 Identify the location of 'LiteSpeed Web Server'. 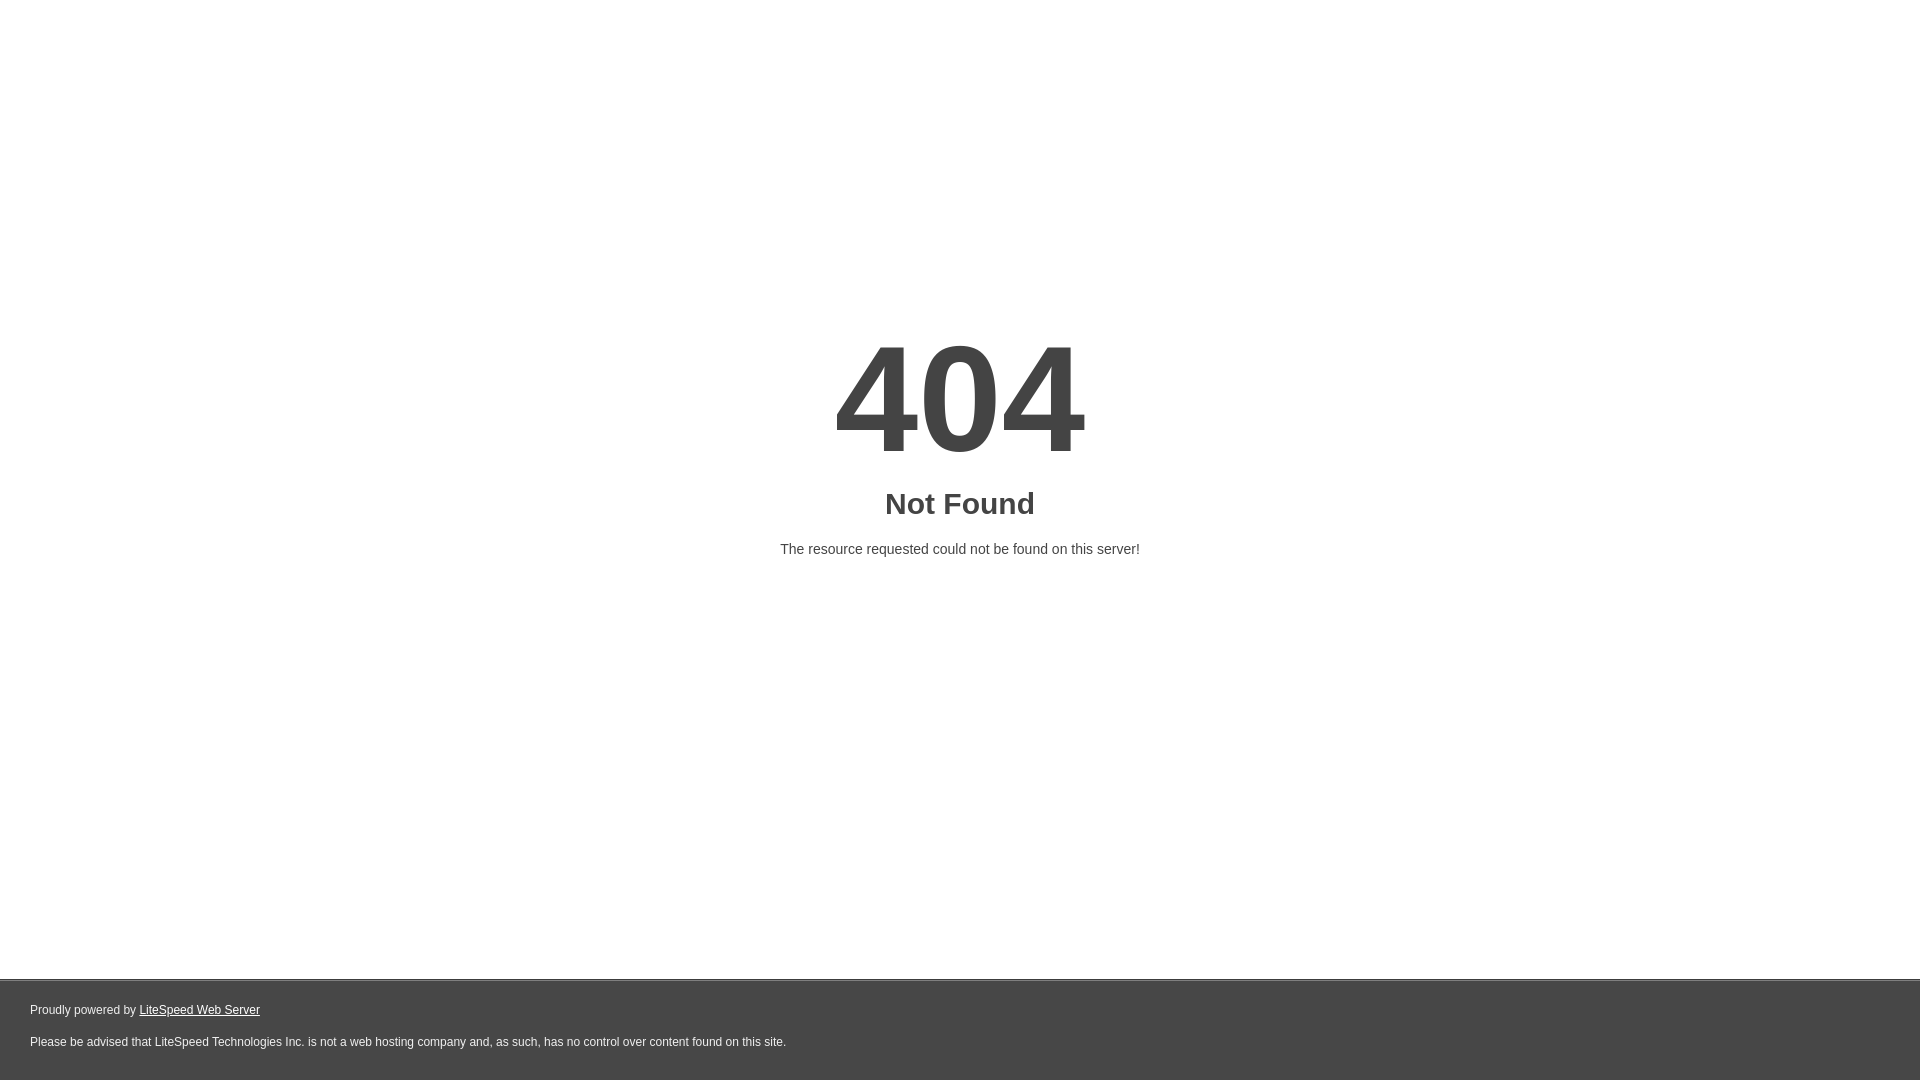
(199, 1010).